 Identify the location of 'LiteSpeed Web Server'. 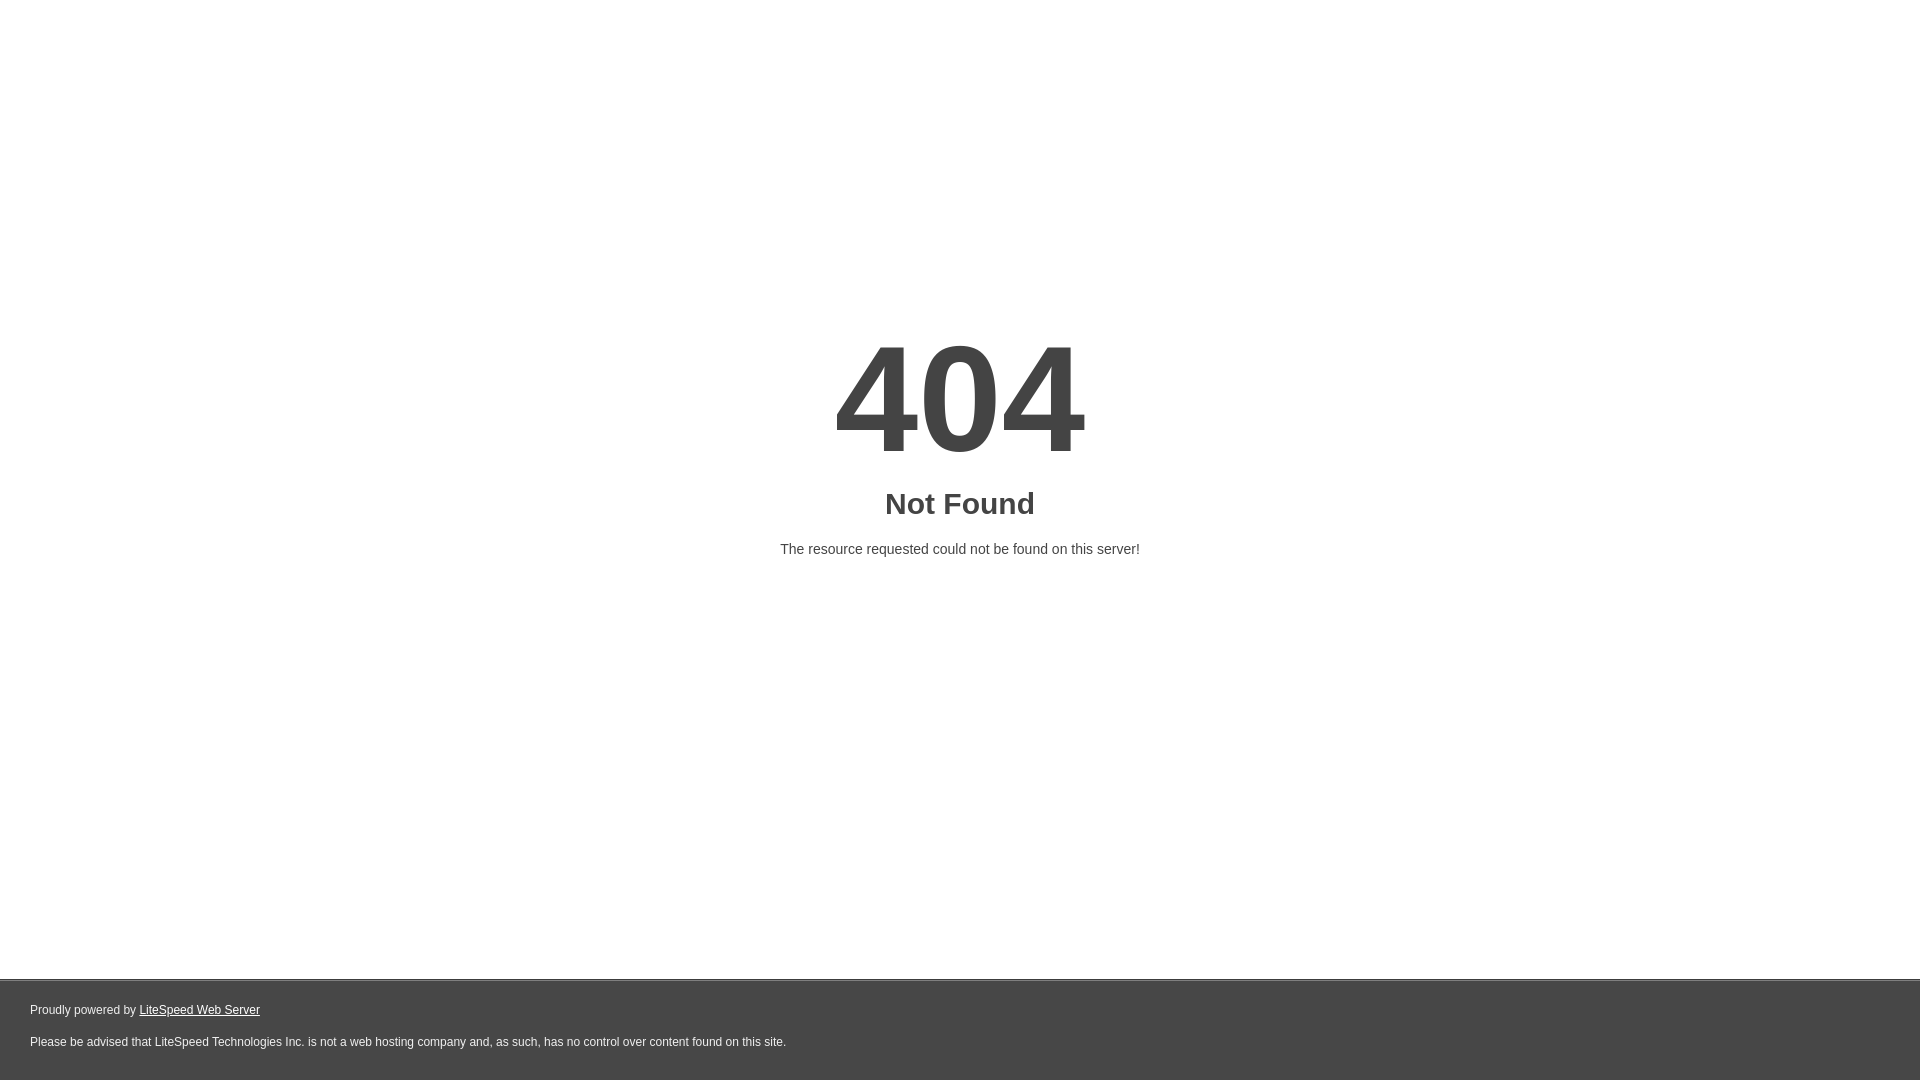
(199, 1010).